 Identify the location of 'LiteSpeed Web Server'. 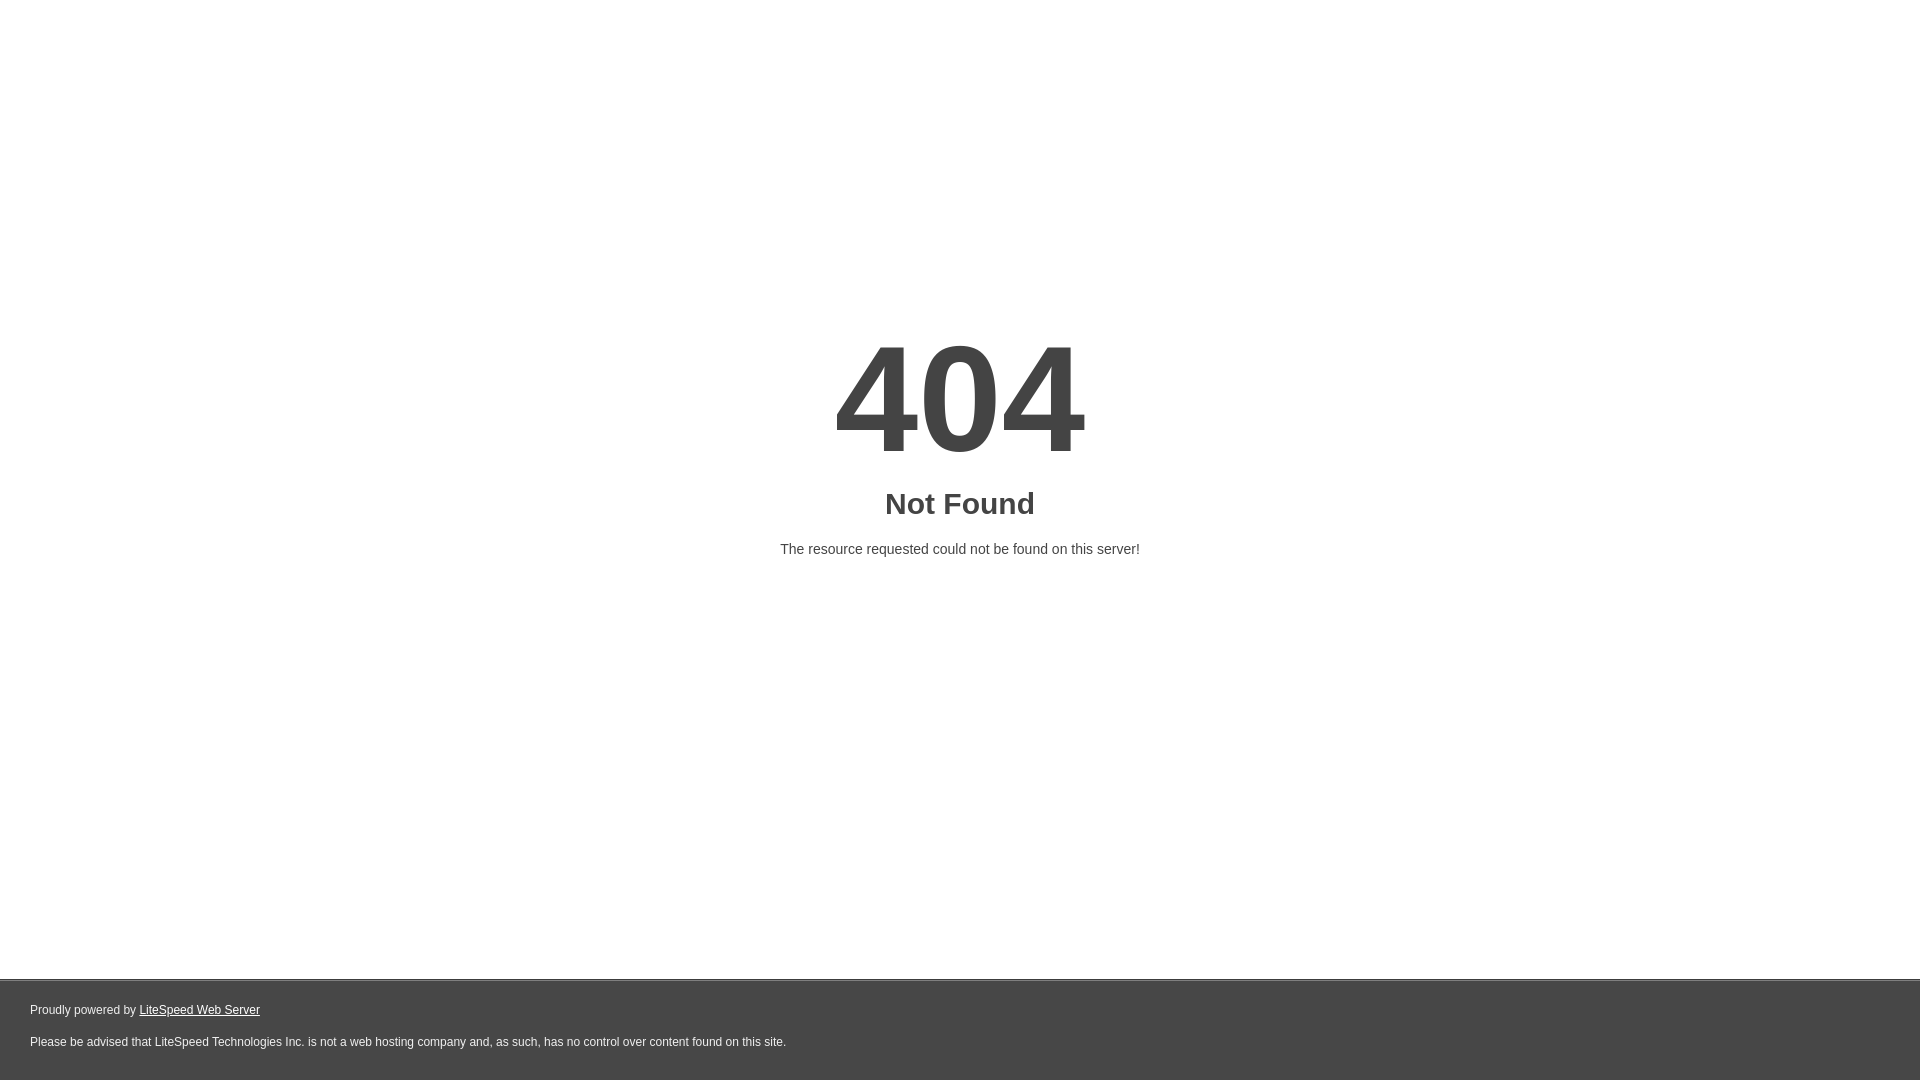
(199, 1010).